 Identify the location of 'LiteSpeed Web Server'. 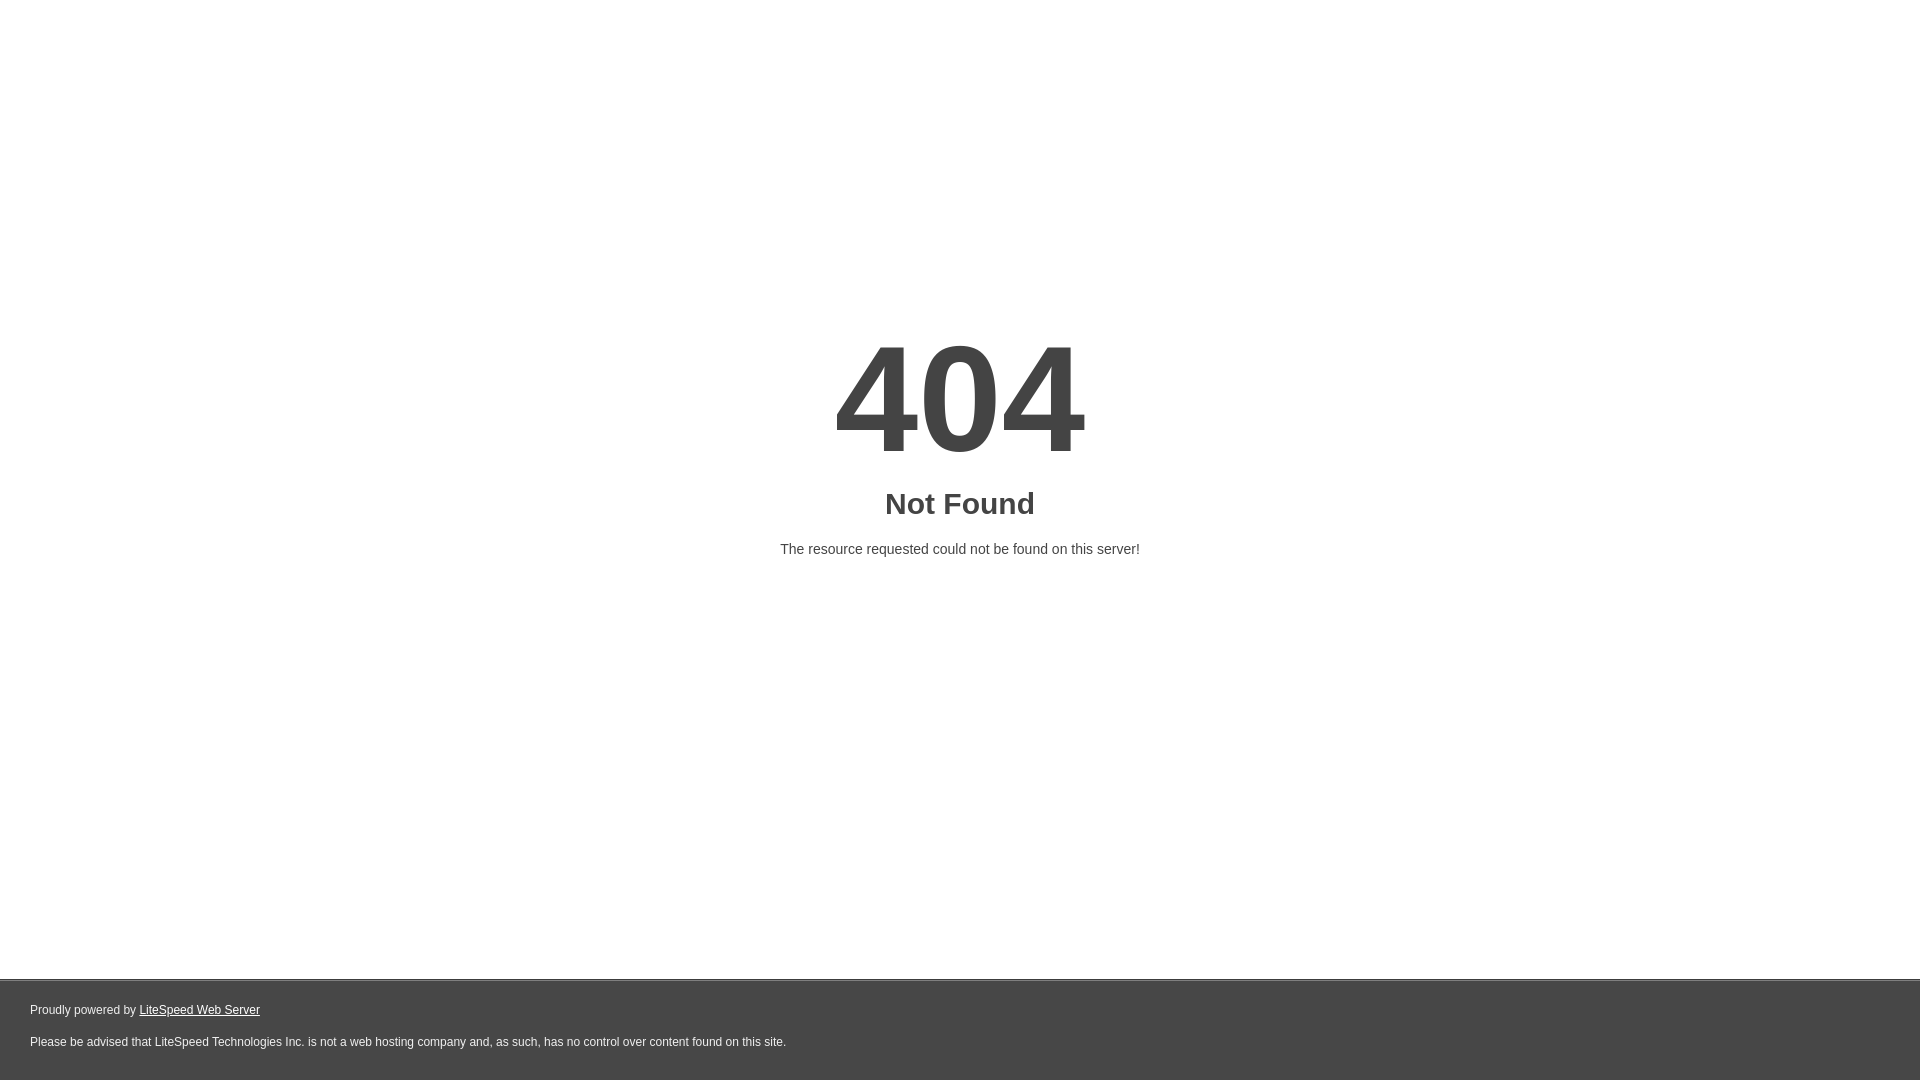
(199, 1010).